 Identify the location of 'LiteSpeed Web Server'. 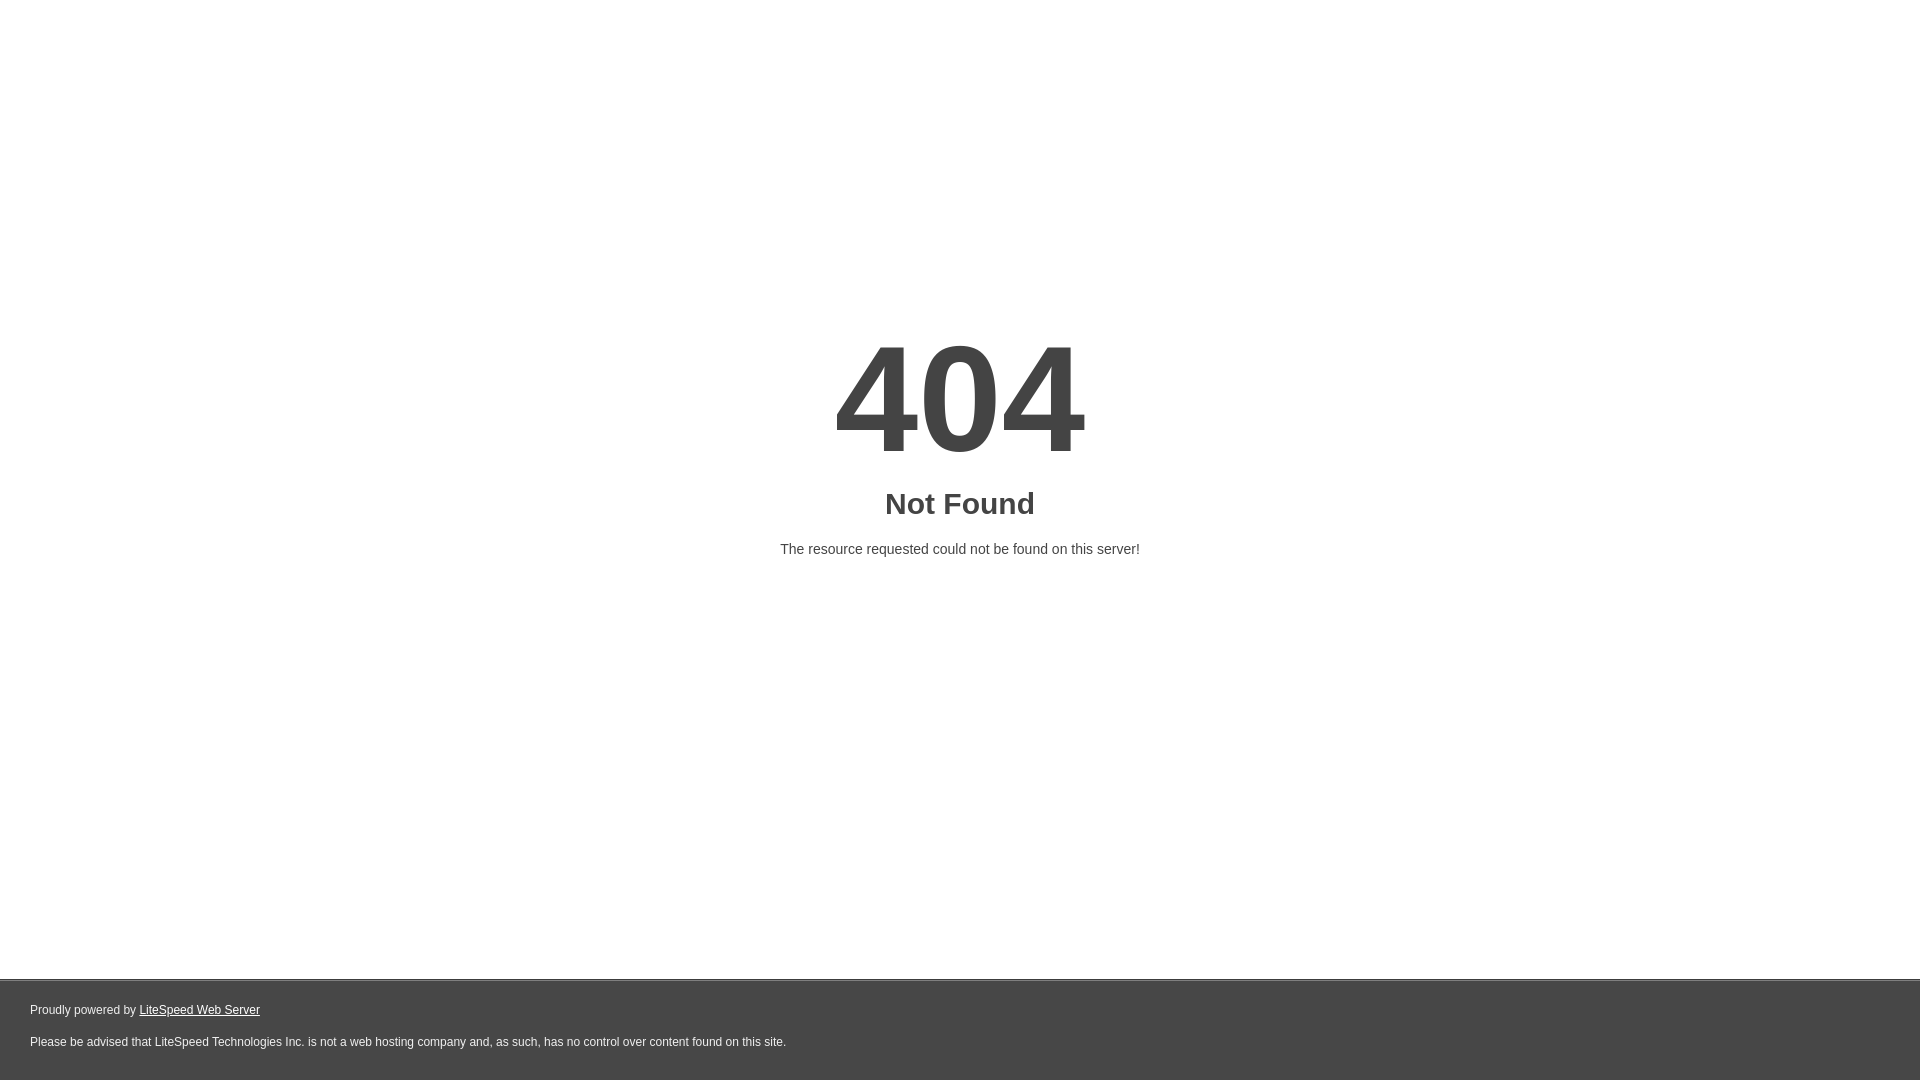
(199, 1010).